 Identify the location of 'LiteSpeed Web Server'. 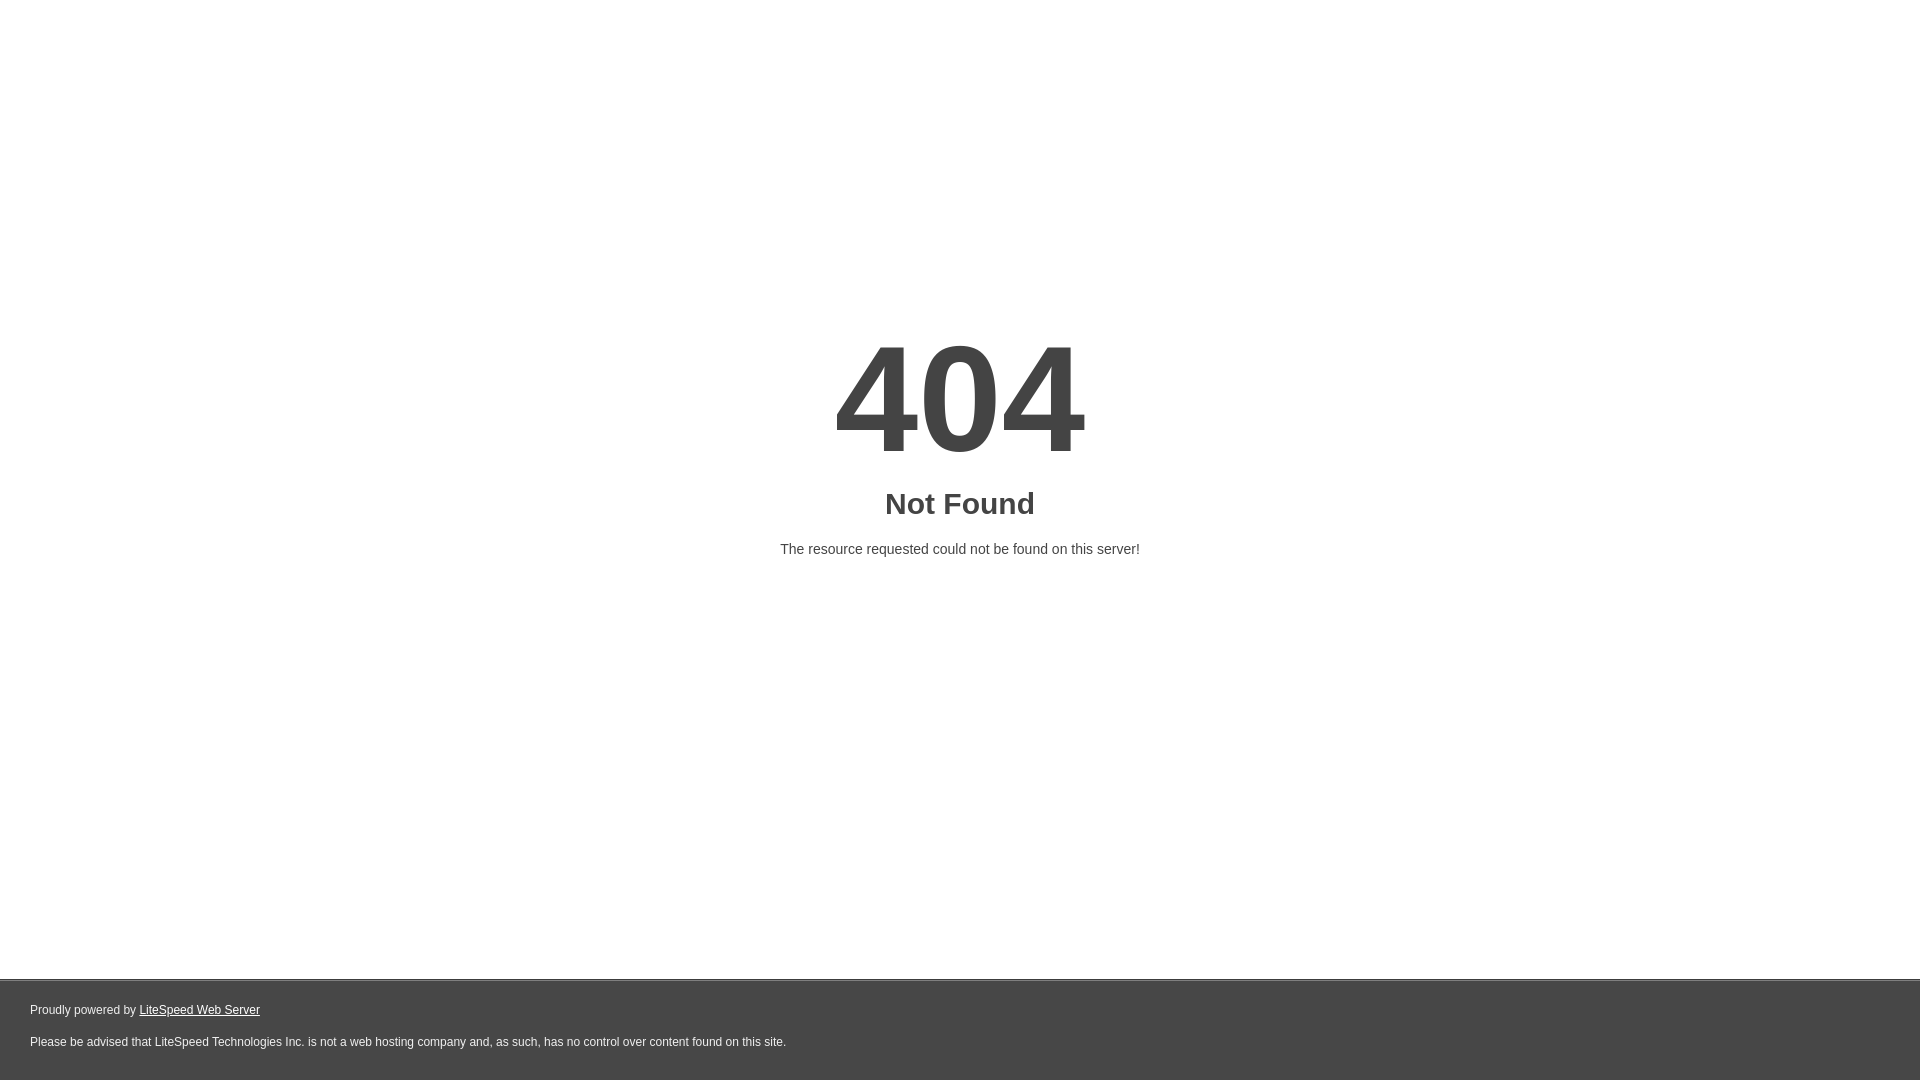
(199, 1010).